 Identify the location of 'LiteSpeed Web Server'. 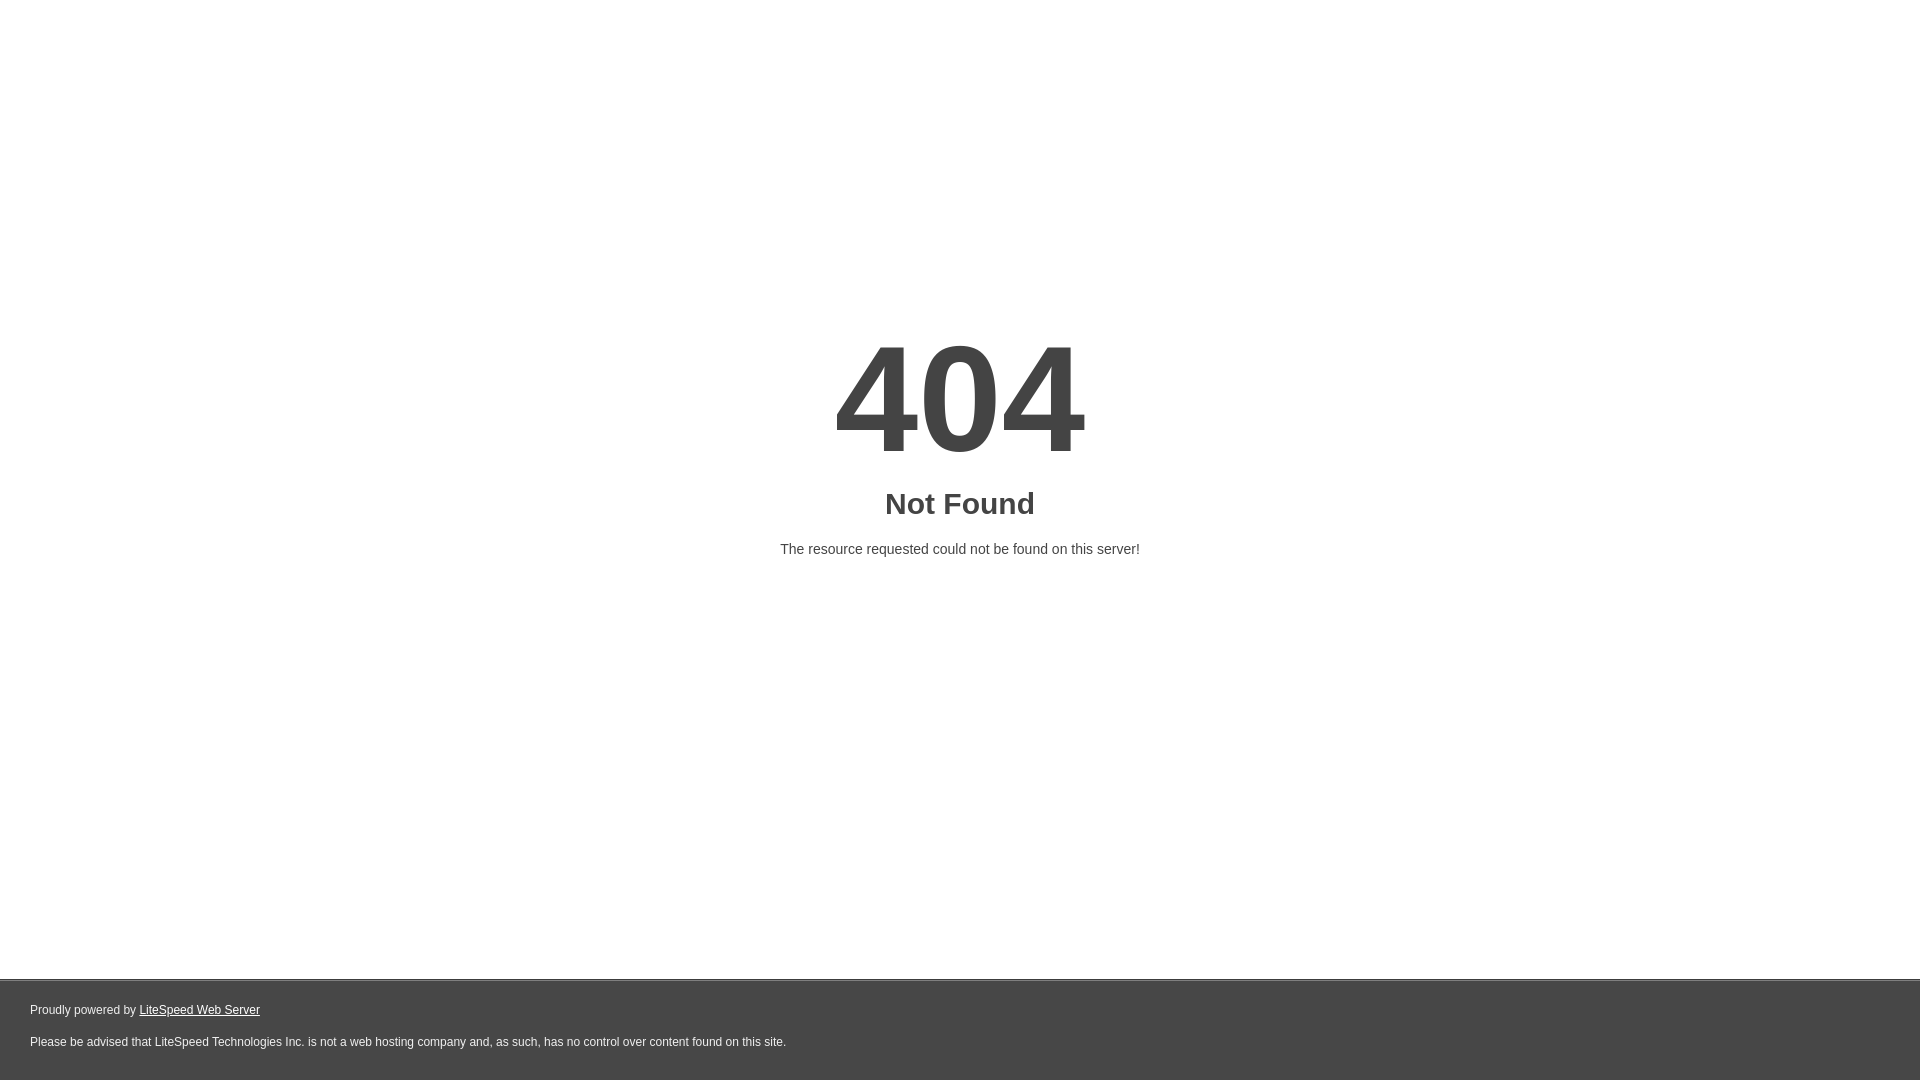
(199, 1010).